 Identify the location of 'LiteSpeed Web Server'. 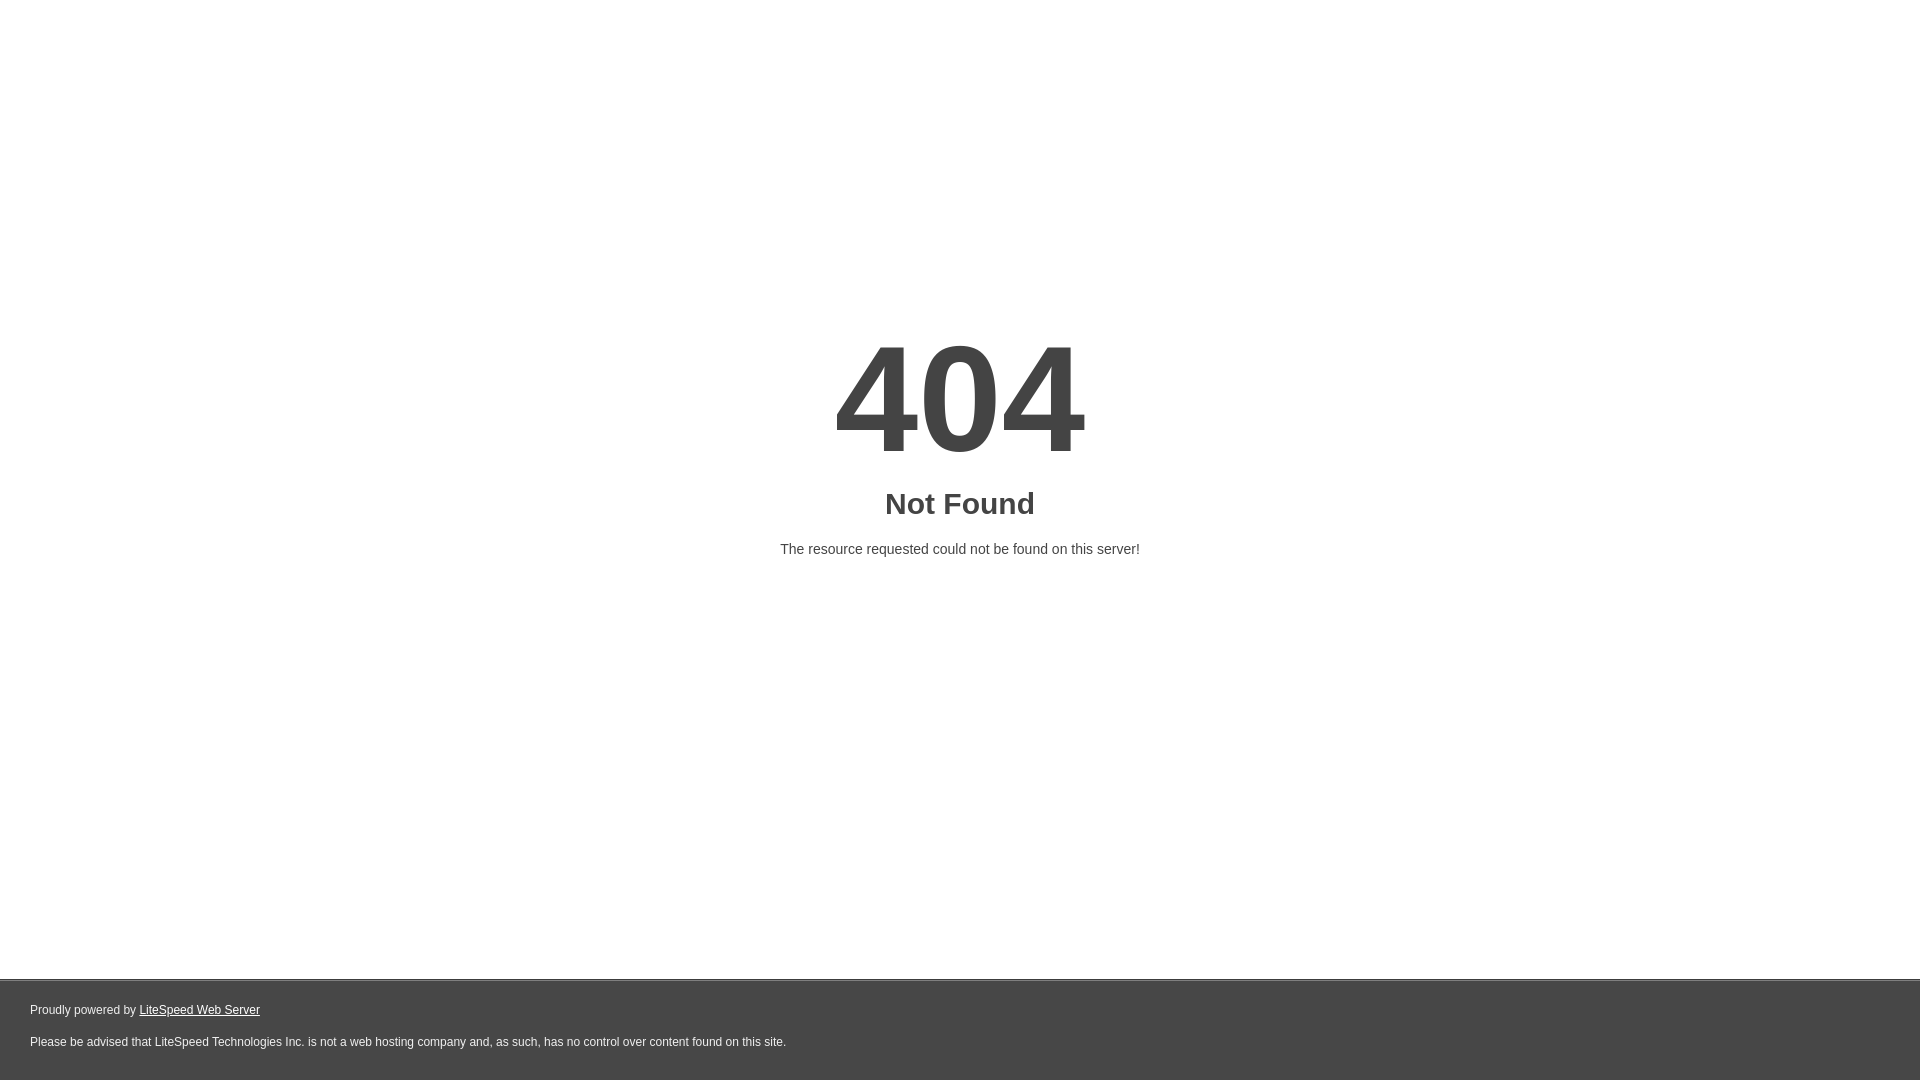
(199, 1010).